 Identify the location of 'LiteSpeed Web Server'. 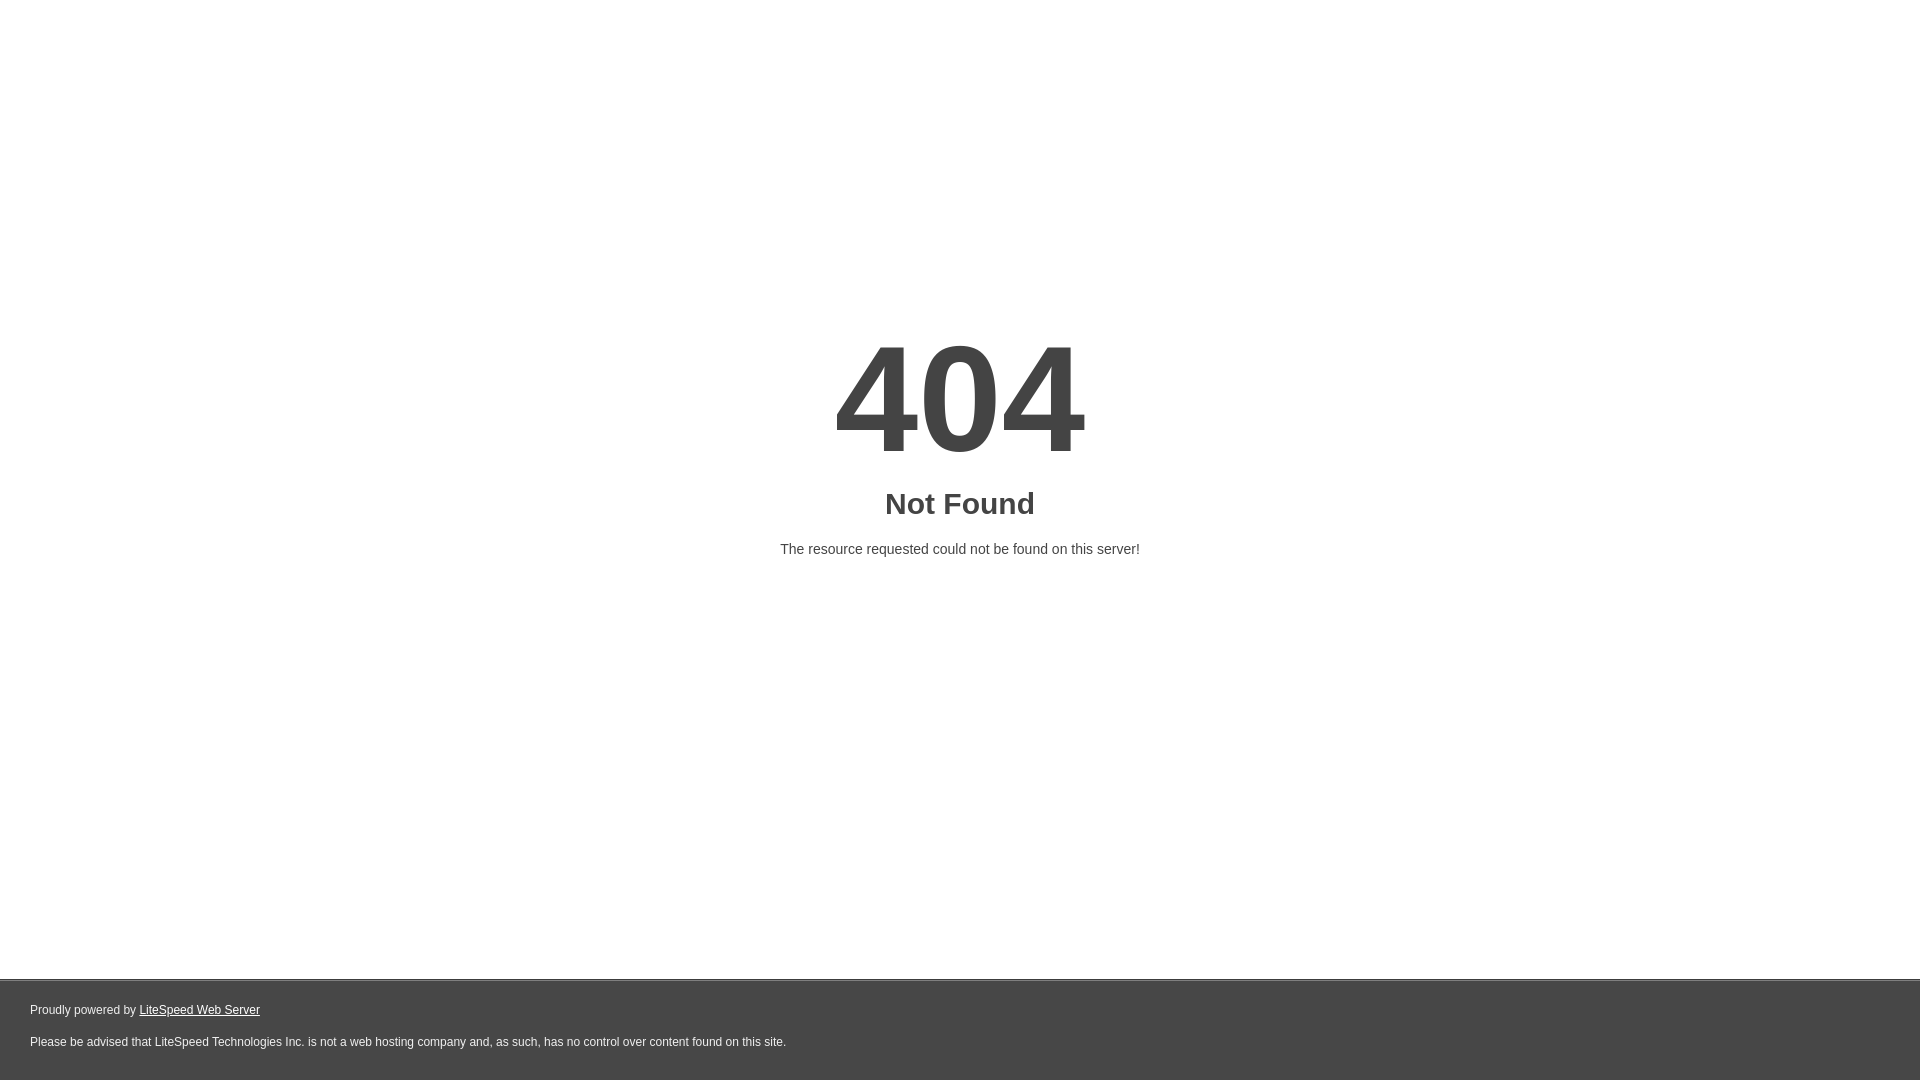
(199, 1010).